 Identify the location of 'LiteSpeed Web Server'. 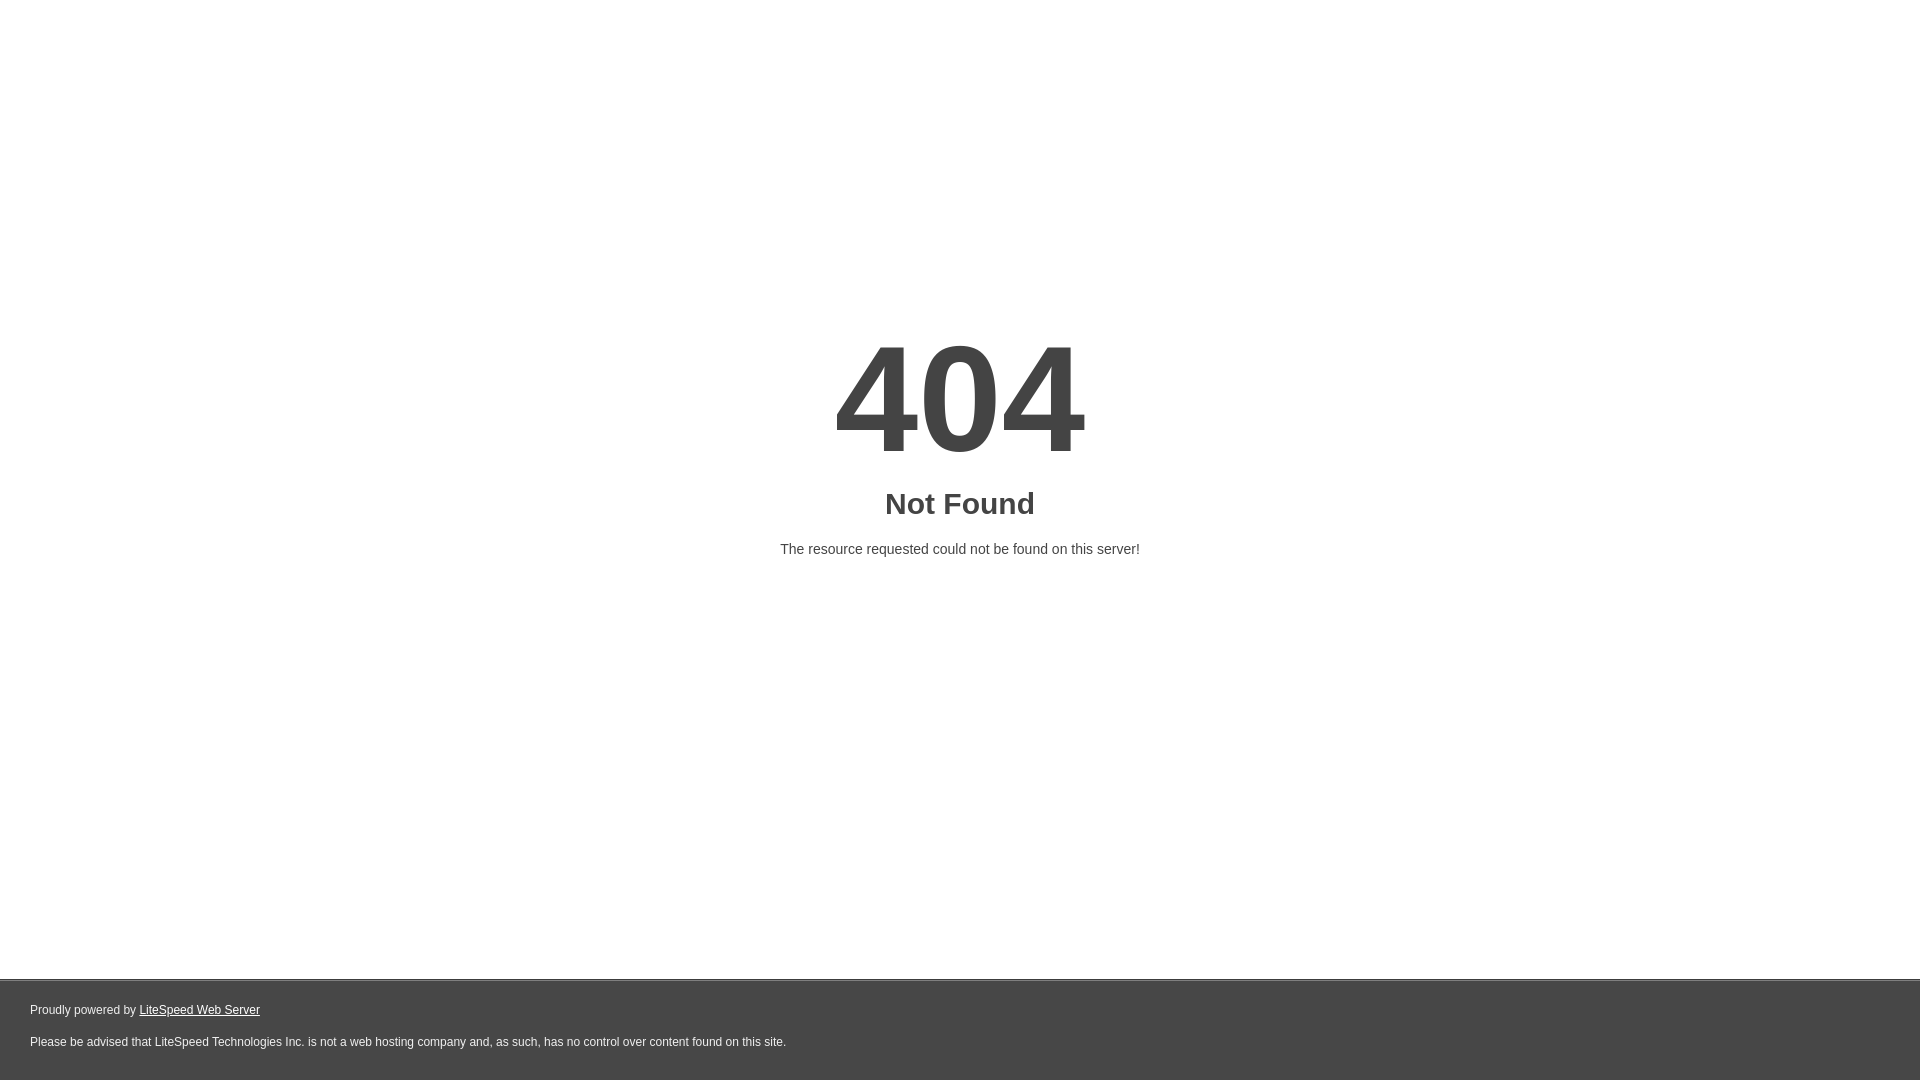
(199, 1010).